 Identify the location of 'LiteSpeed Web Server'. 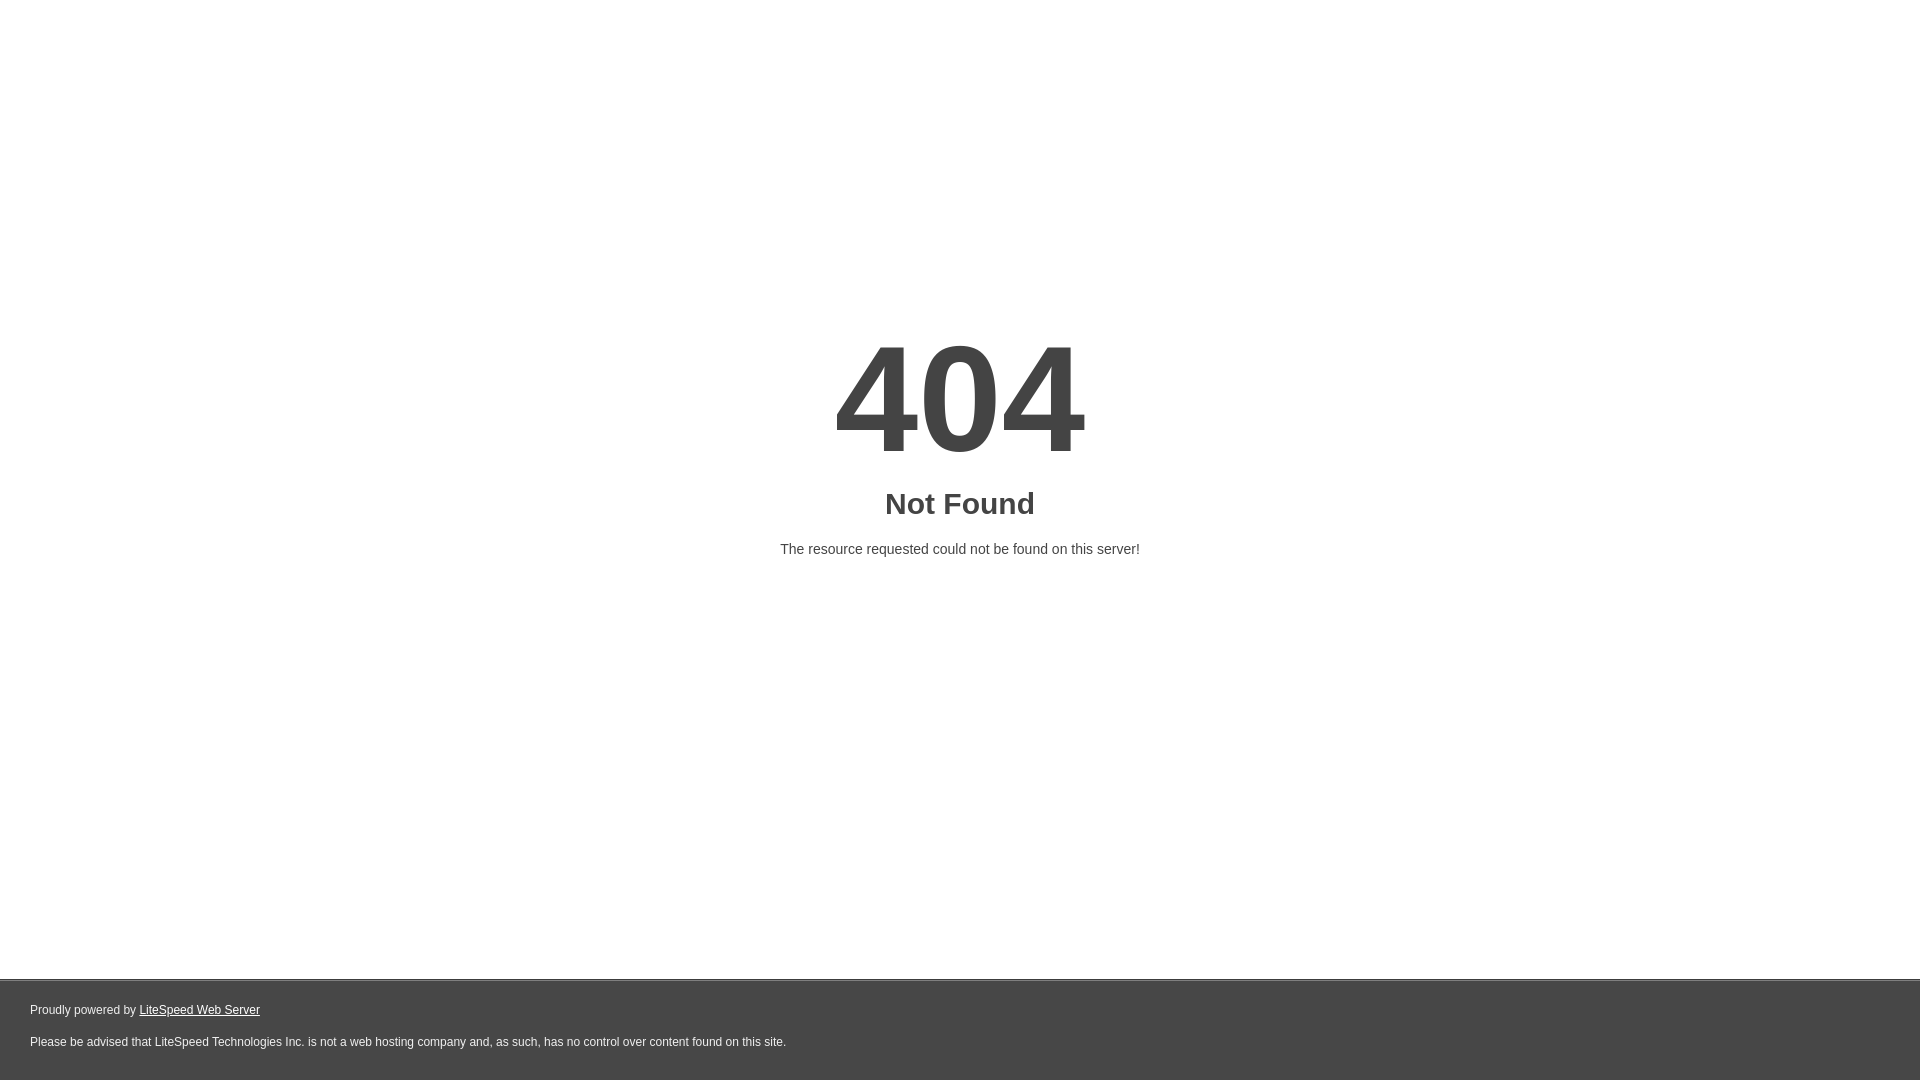
(199, 1010).